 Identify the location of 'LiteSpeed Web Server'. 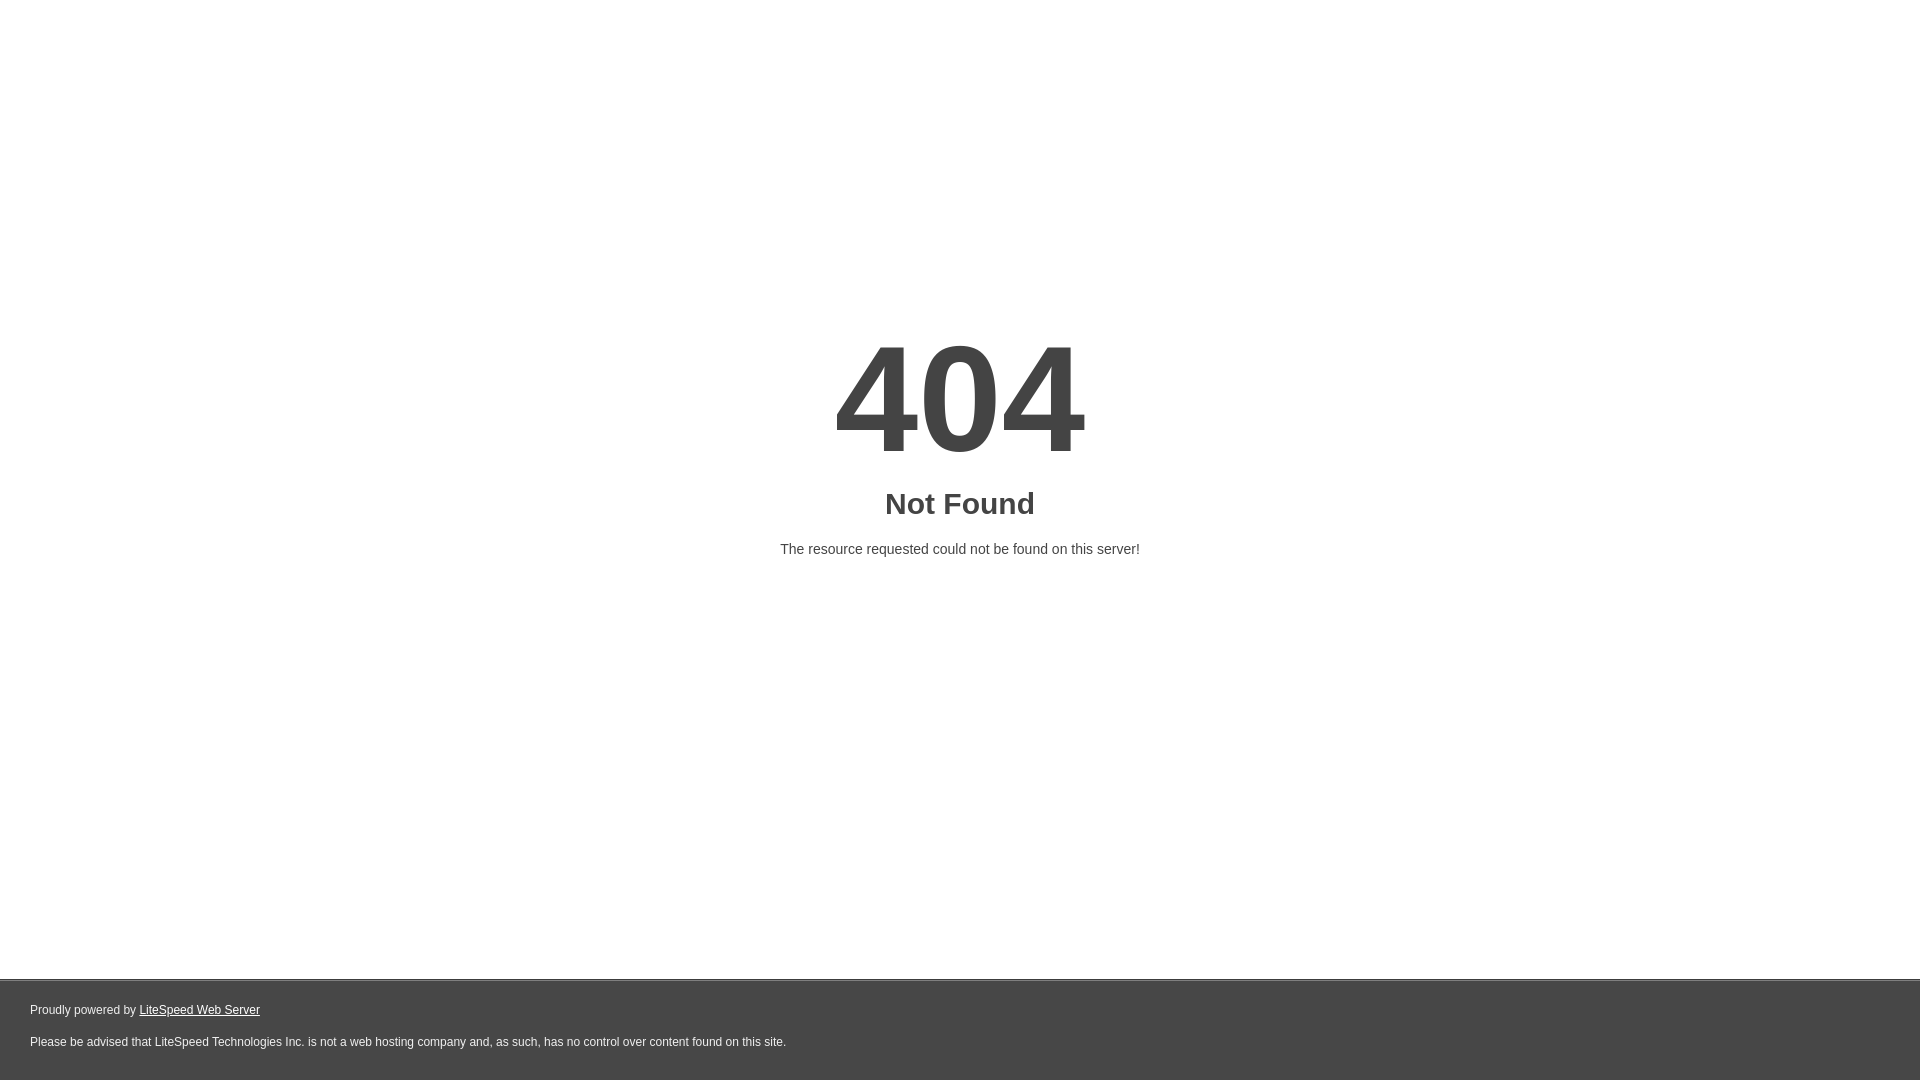
(199, 1010).